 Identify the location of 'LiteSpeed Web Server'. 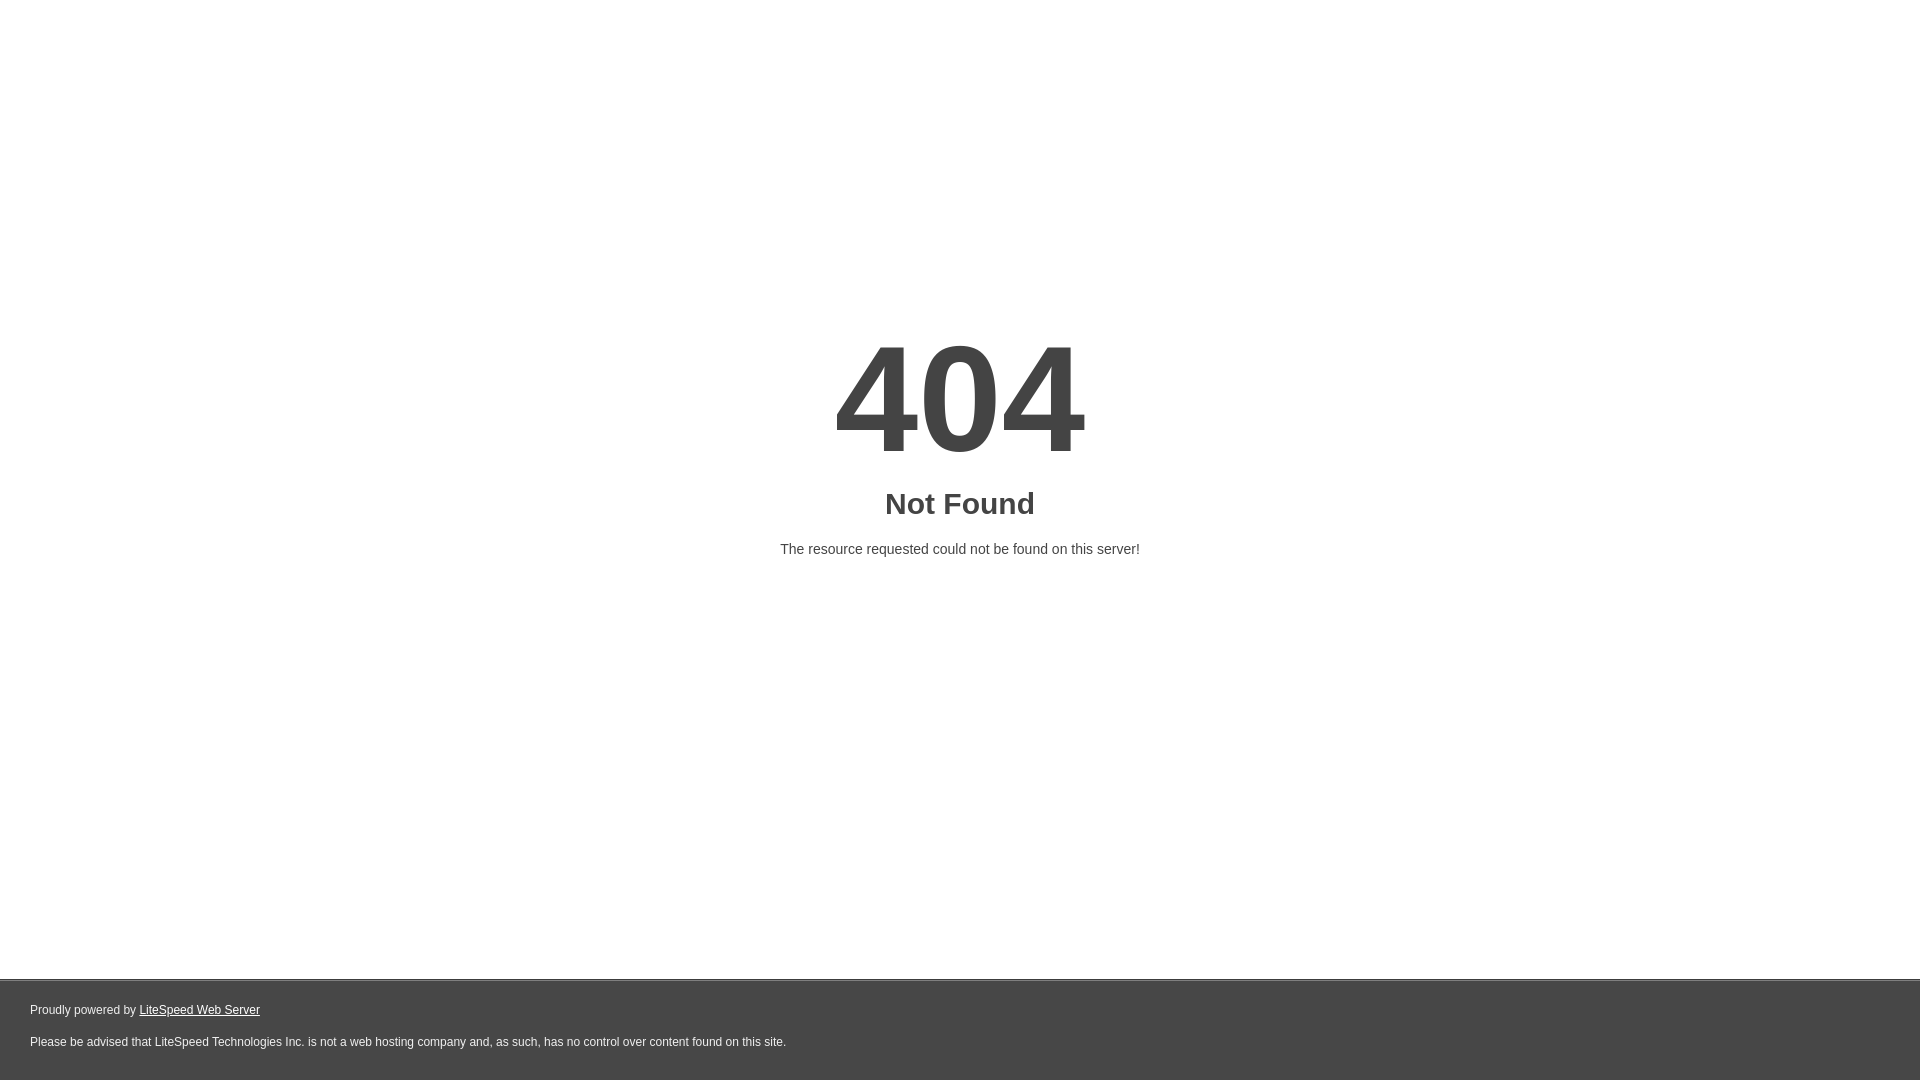
(199, 1010).